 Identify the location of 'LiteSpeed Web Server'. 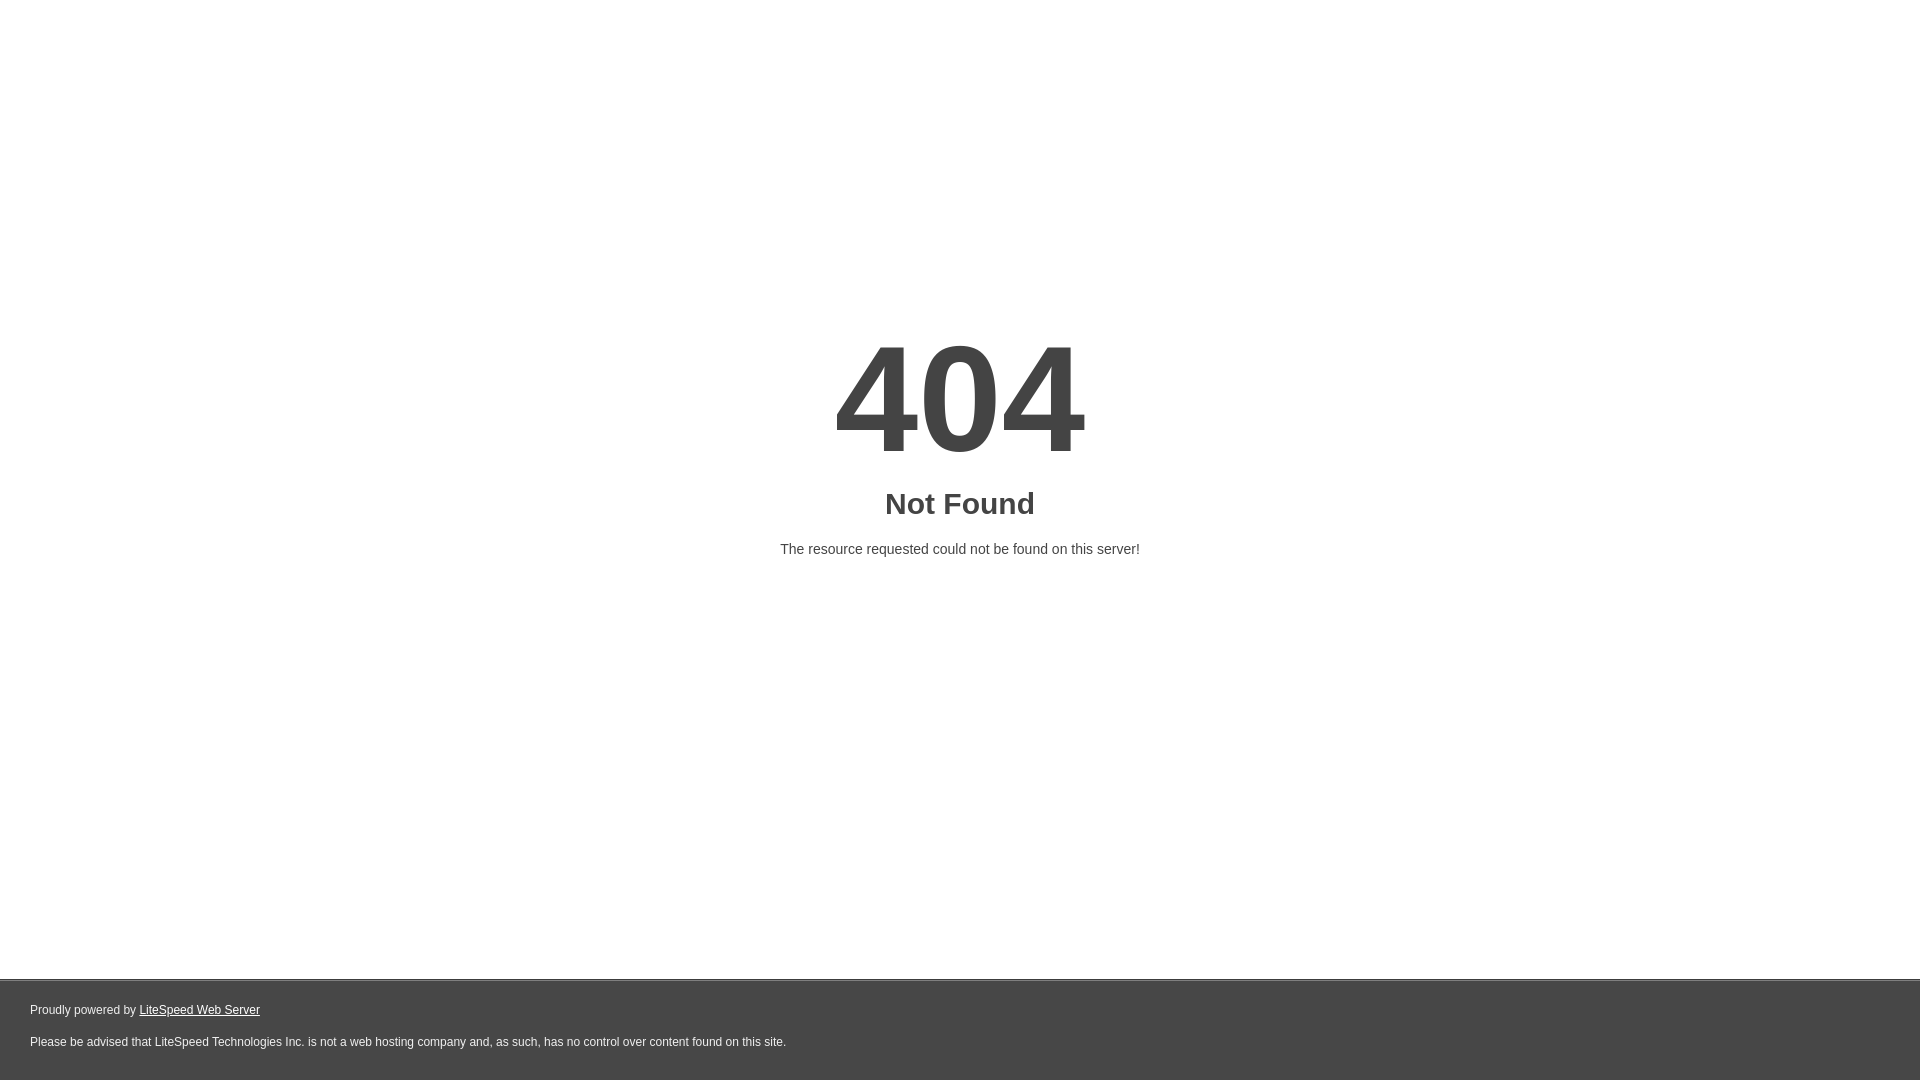
(199, 1010).